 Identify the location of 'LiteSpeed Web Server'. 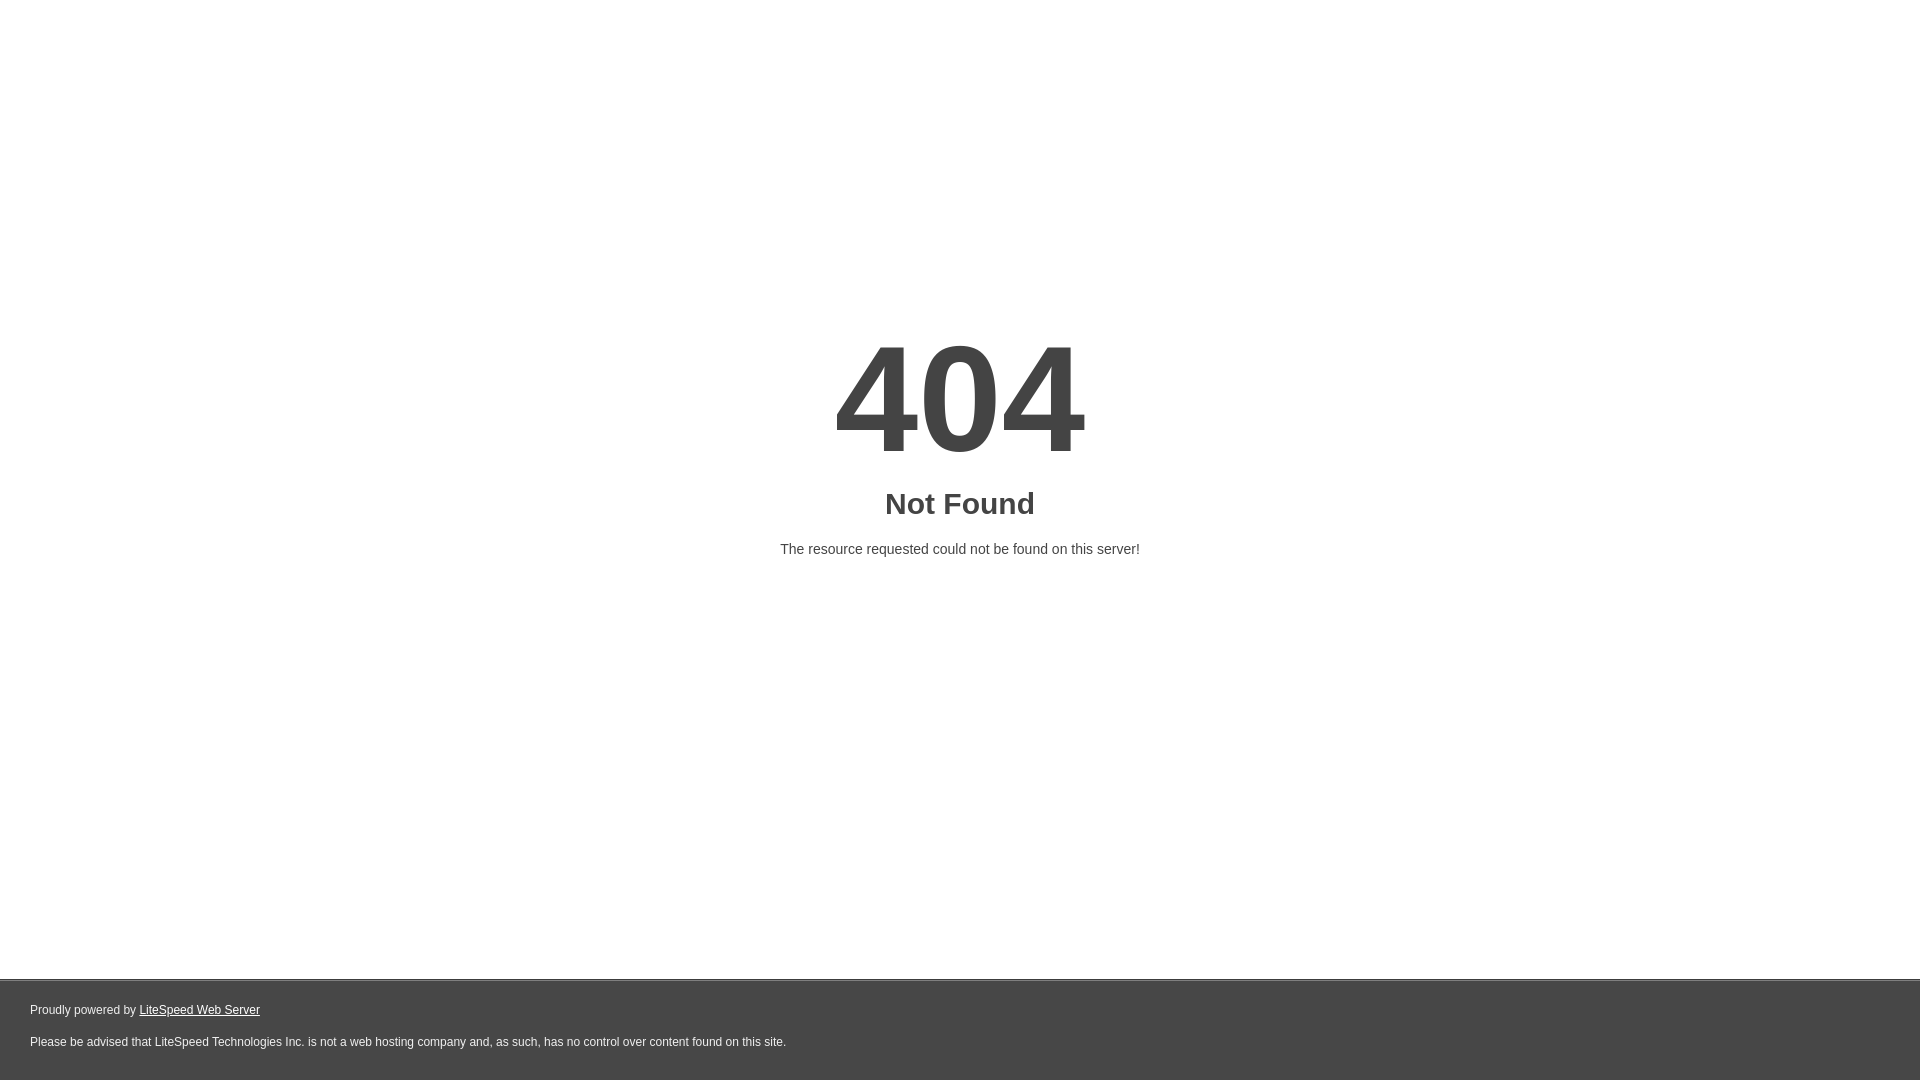
(199, 1010).